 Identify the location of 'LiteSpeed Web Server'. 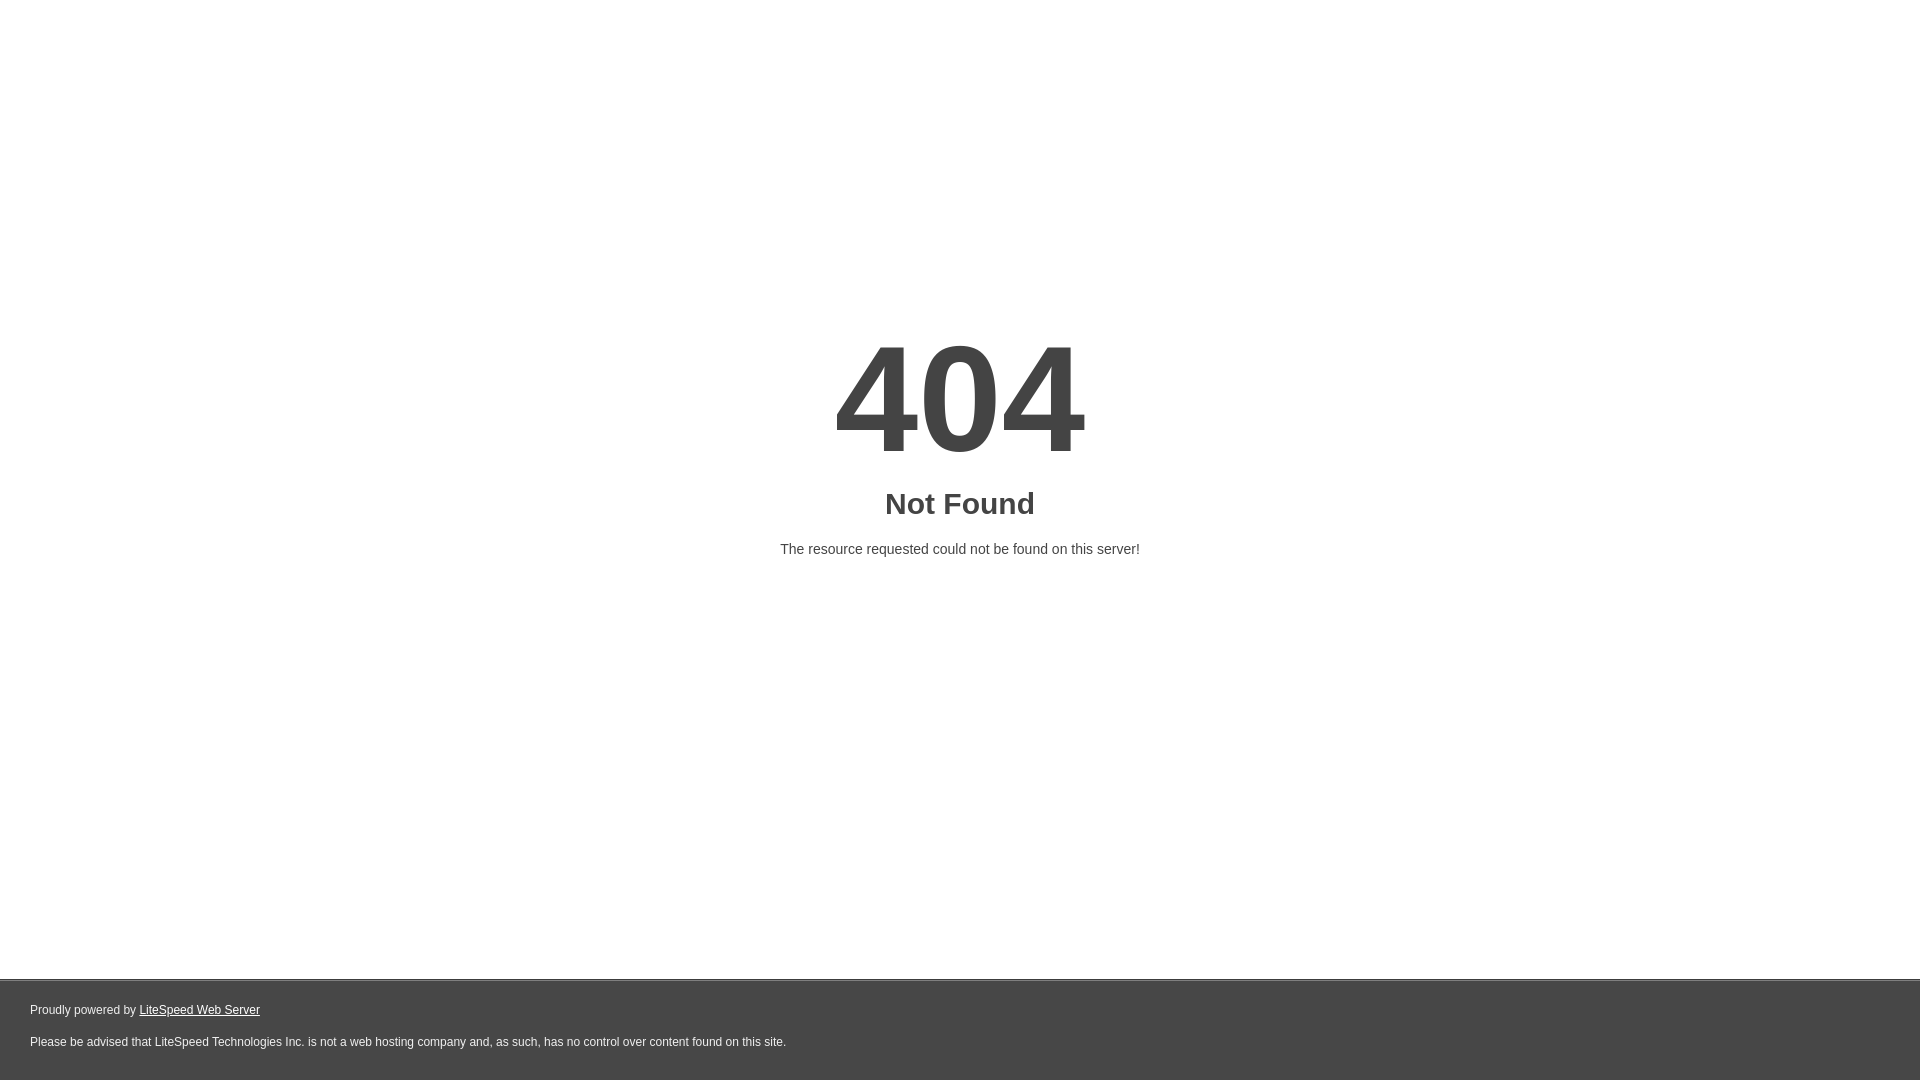
(199, 1010).